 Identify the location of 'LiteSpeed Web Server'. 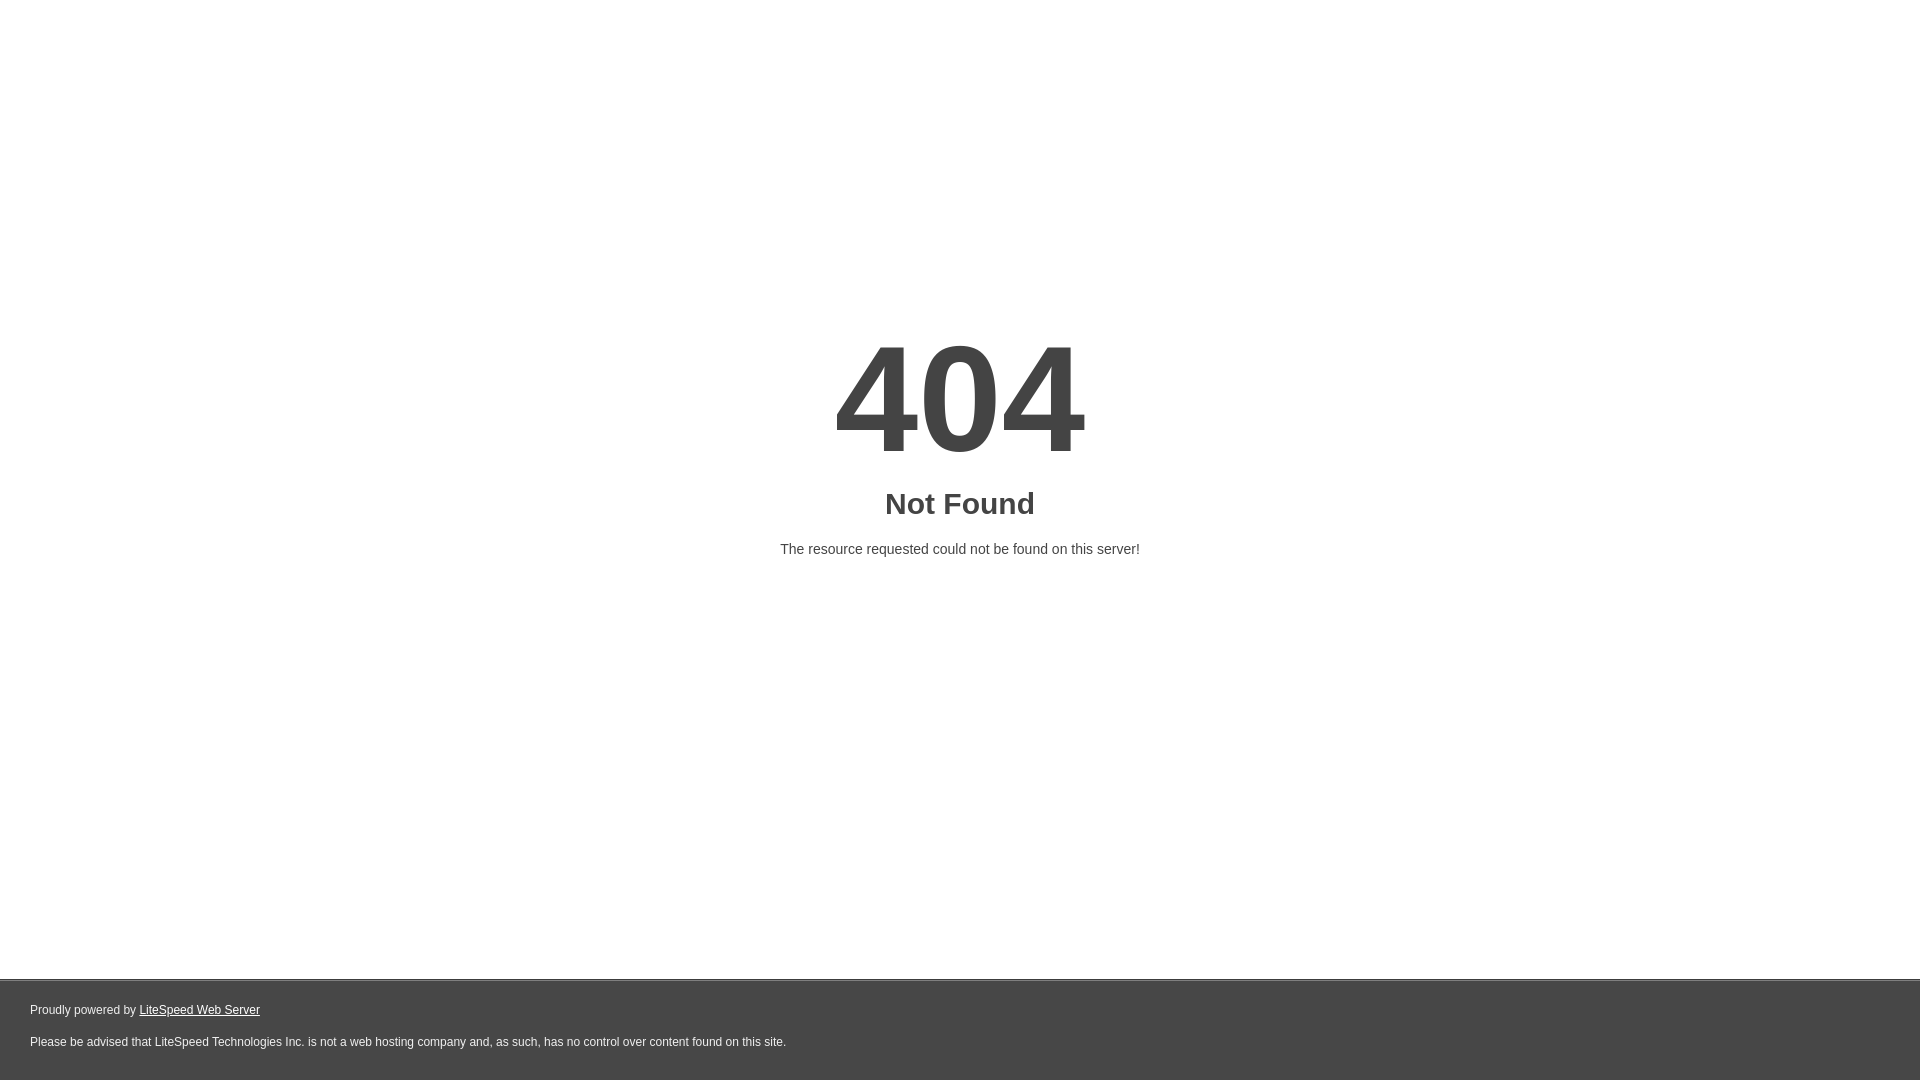
(199, 1010).